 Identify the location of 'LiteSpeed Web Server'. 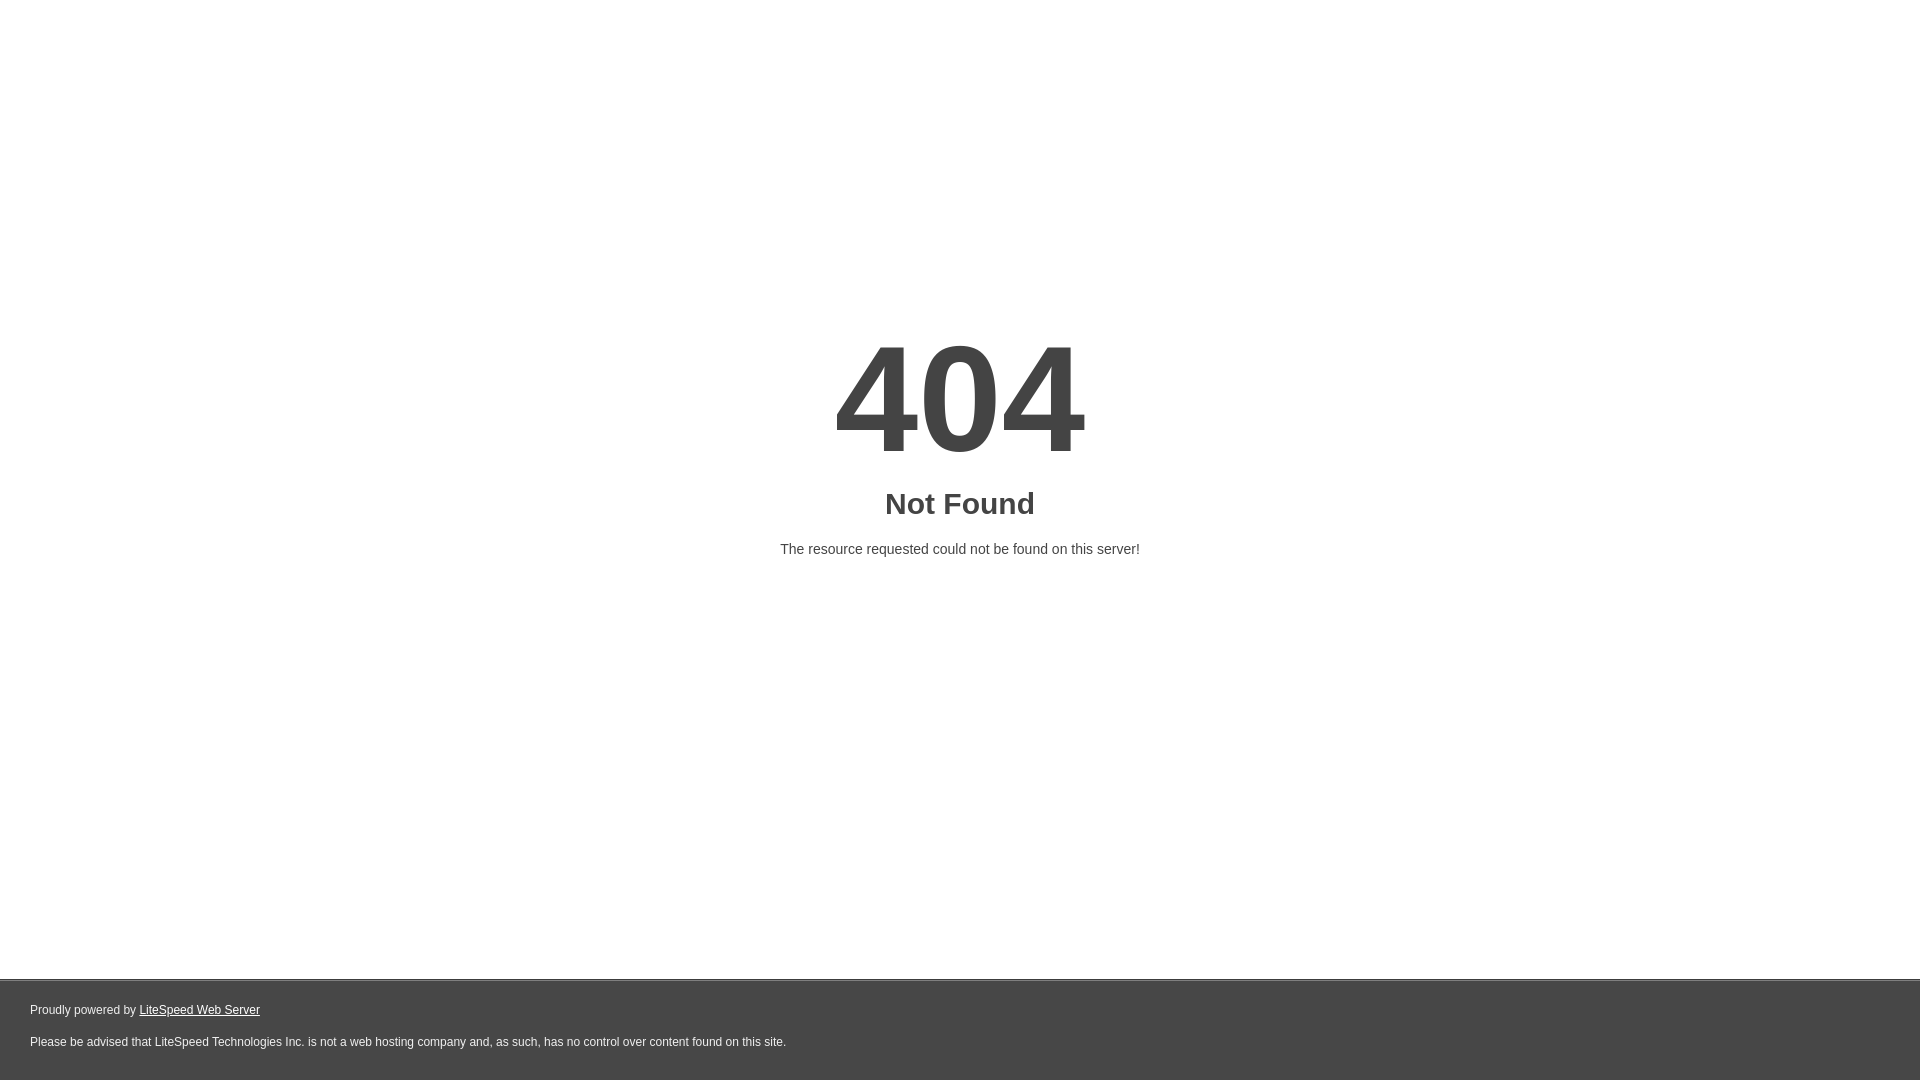
(199, 1010).